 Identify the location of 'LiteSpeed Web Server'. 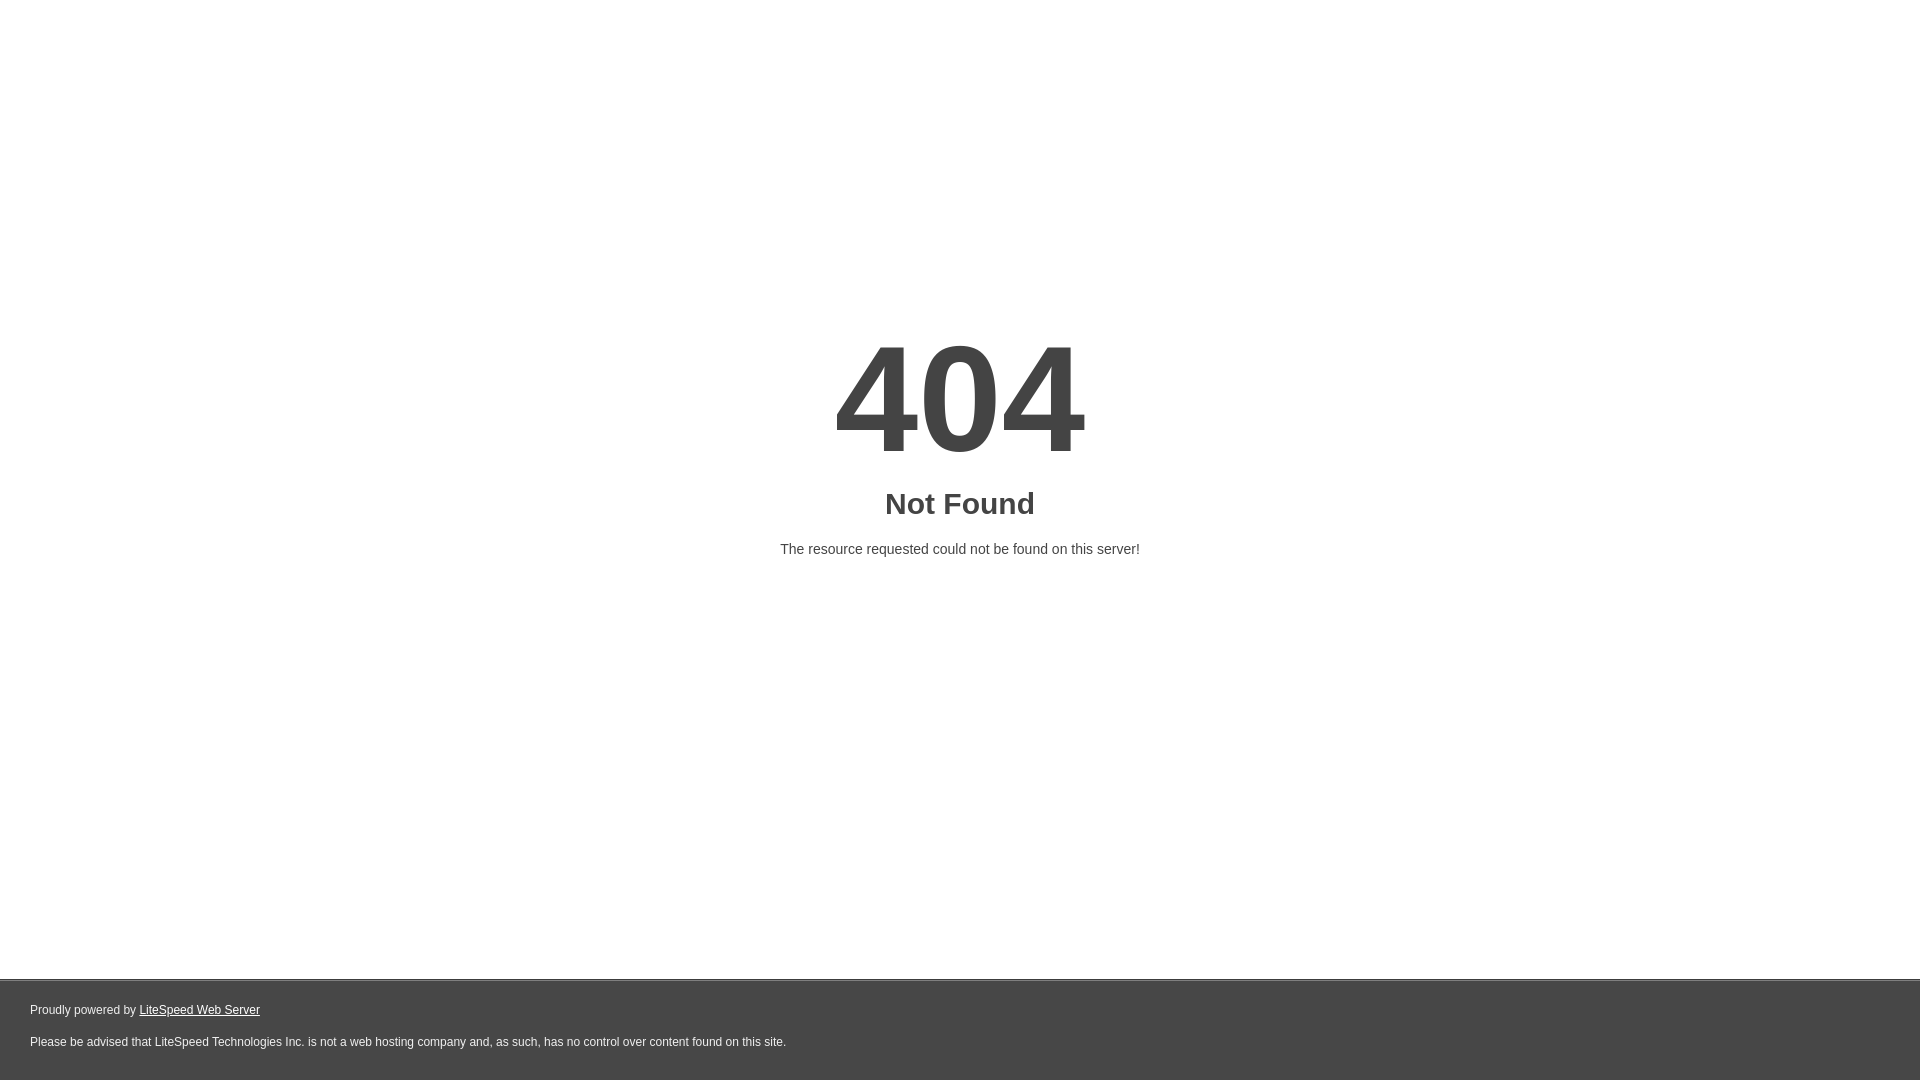
(199, 1010).